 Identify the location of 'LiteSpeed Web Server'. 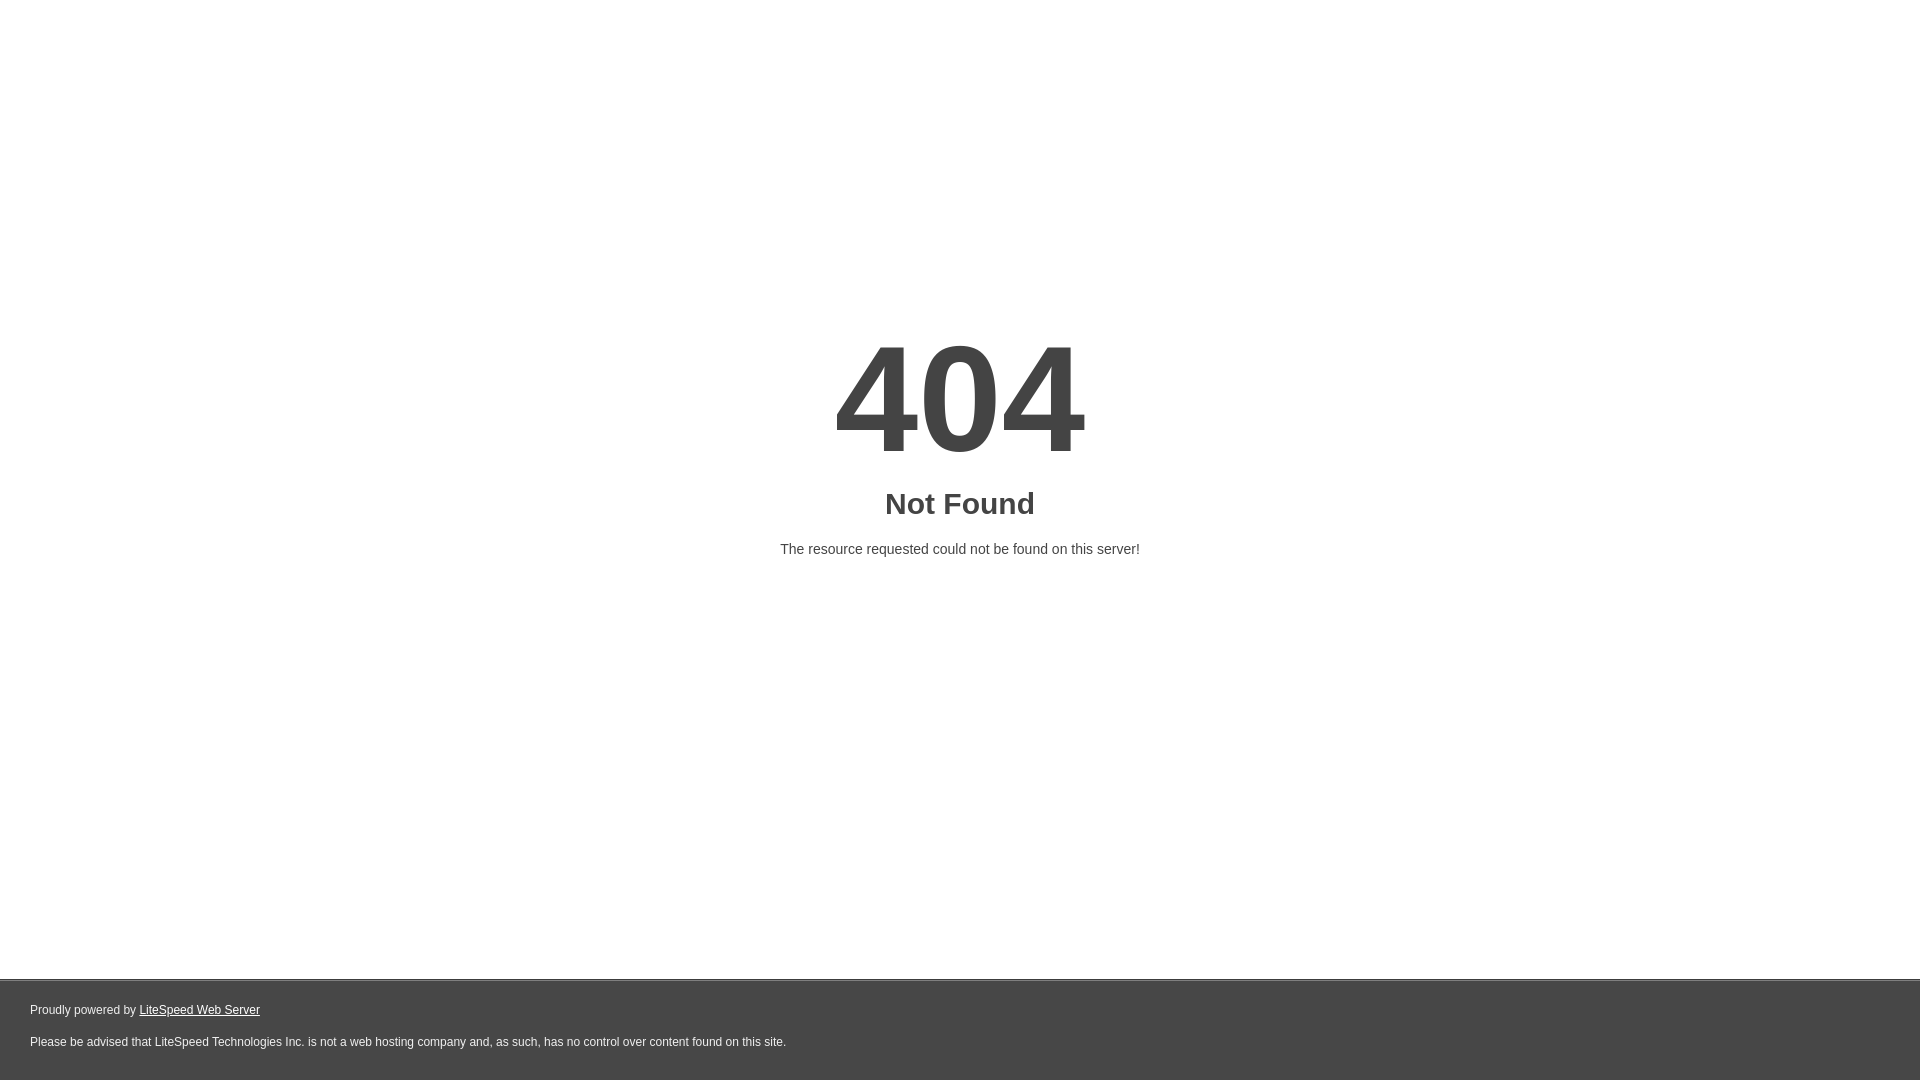
(199, 1010).